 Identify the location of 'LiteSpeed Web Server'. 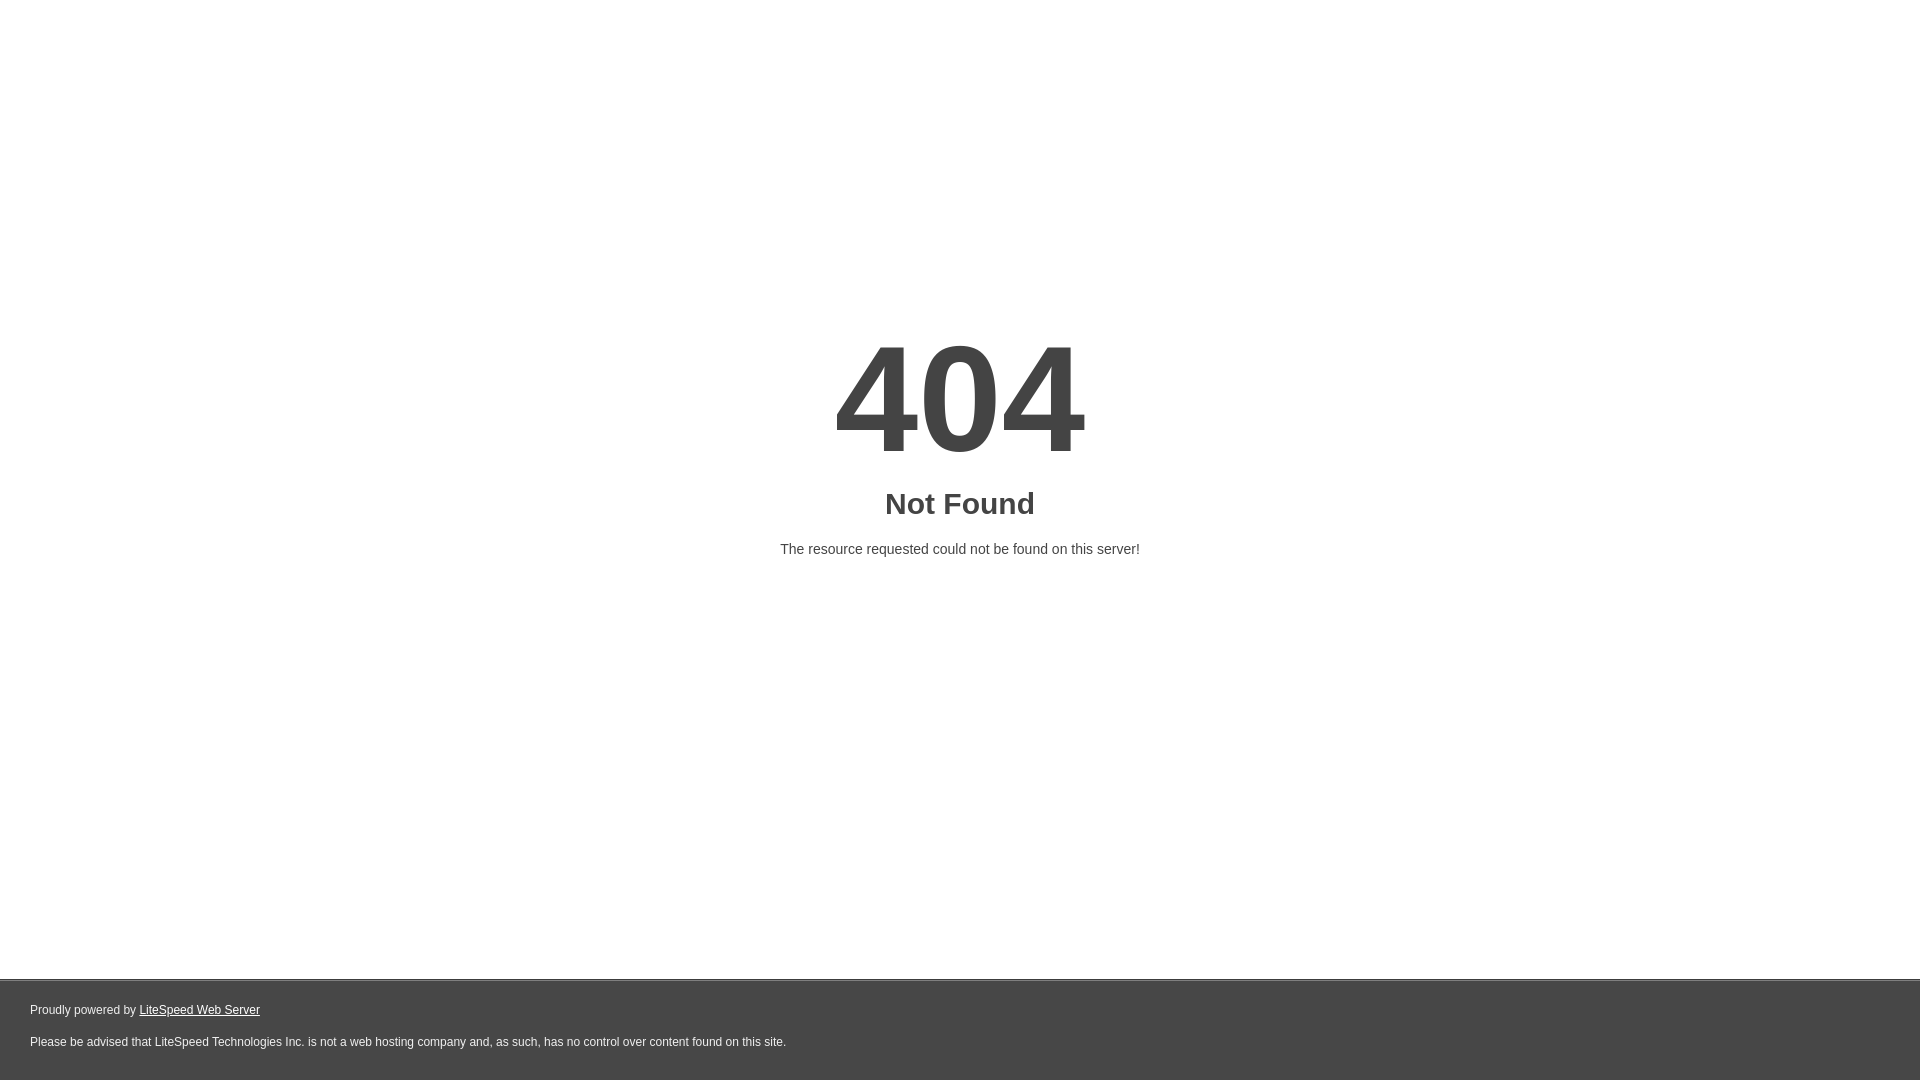
(199, 1010).